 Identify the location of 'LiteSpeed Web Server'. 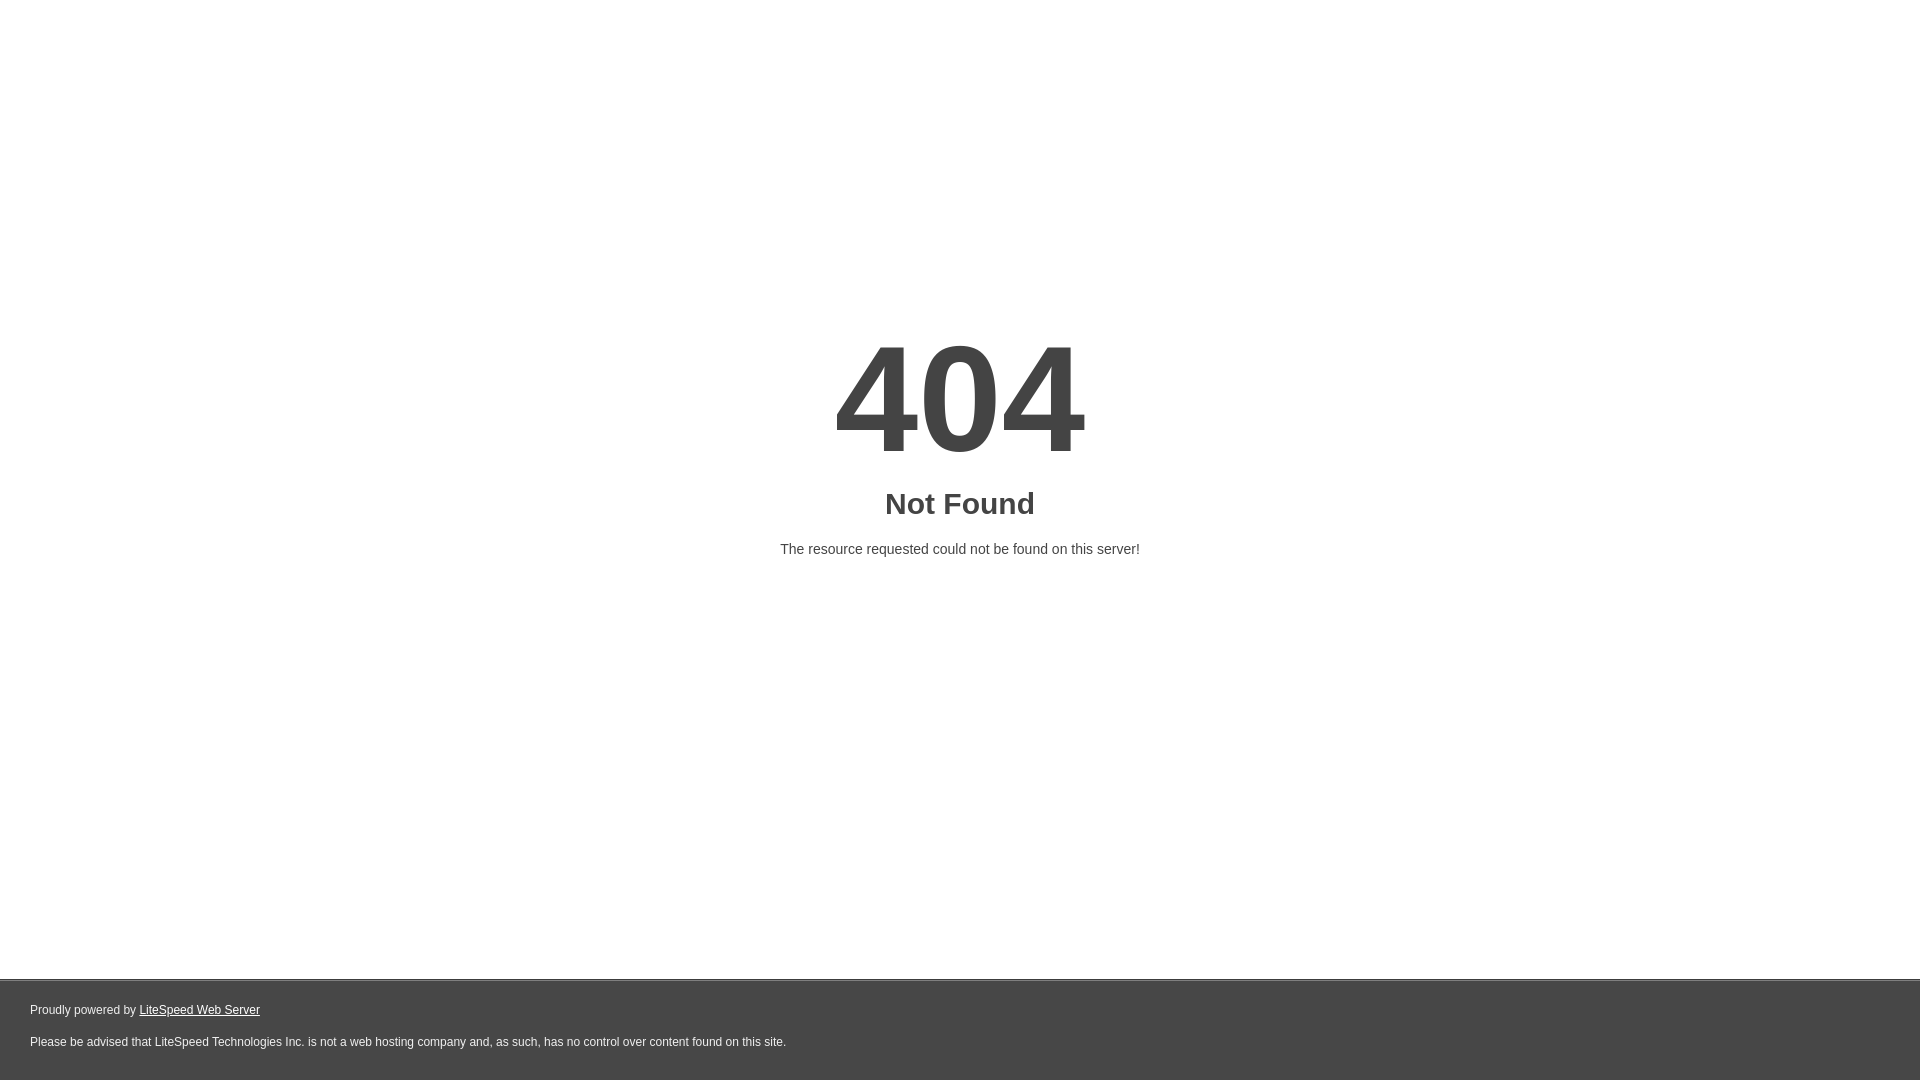
(199, 1010).